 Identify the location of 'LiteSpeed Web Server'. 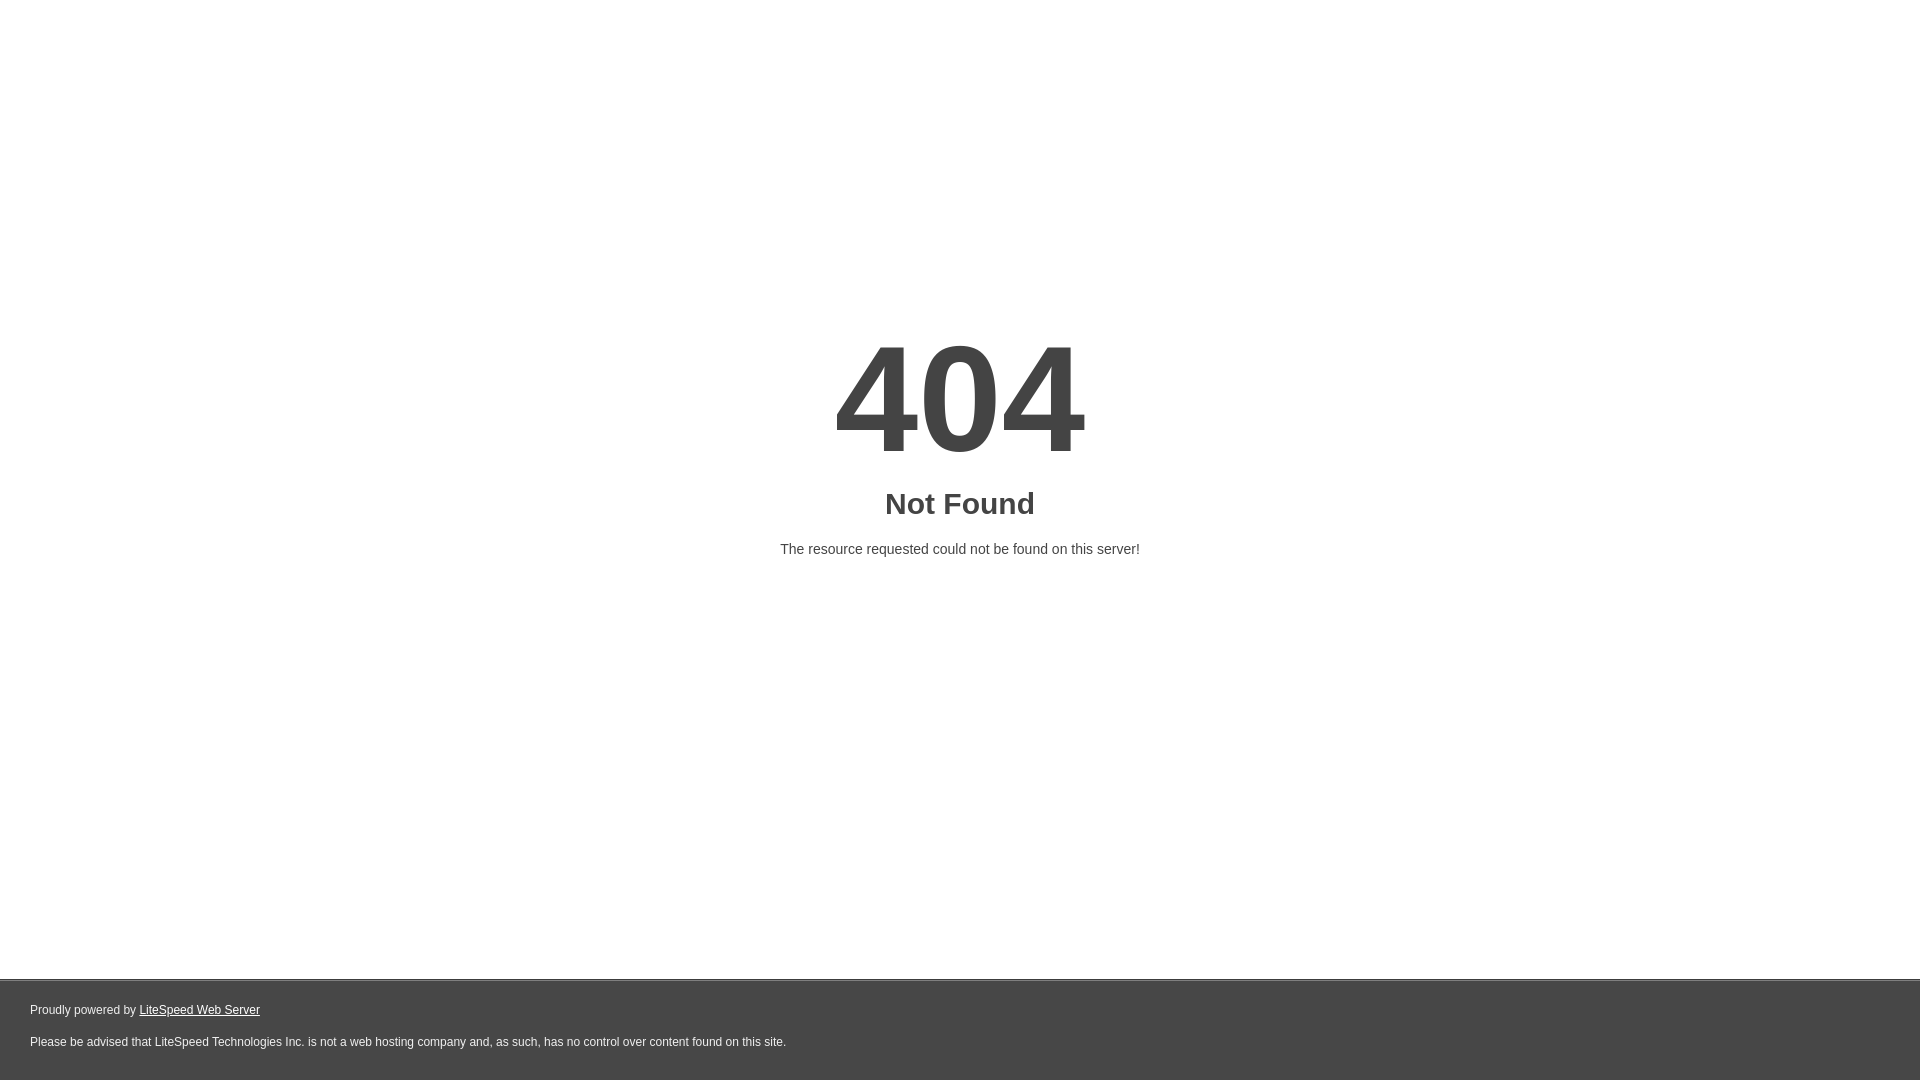
(199, 1010).